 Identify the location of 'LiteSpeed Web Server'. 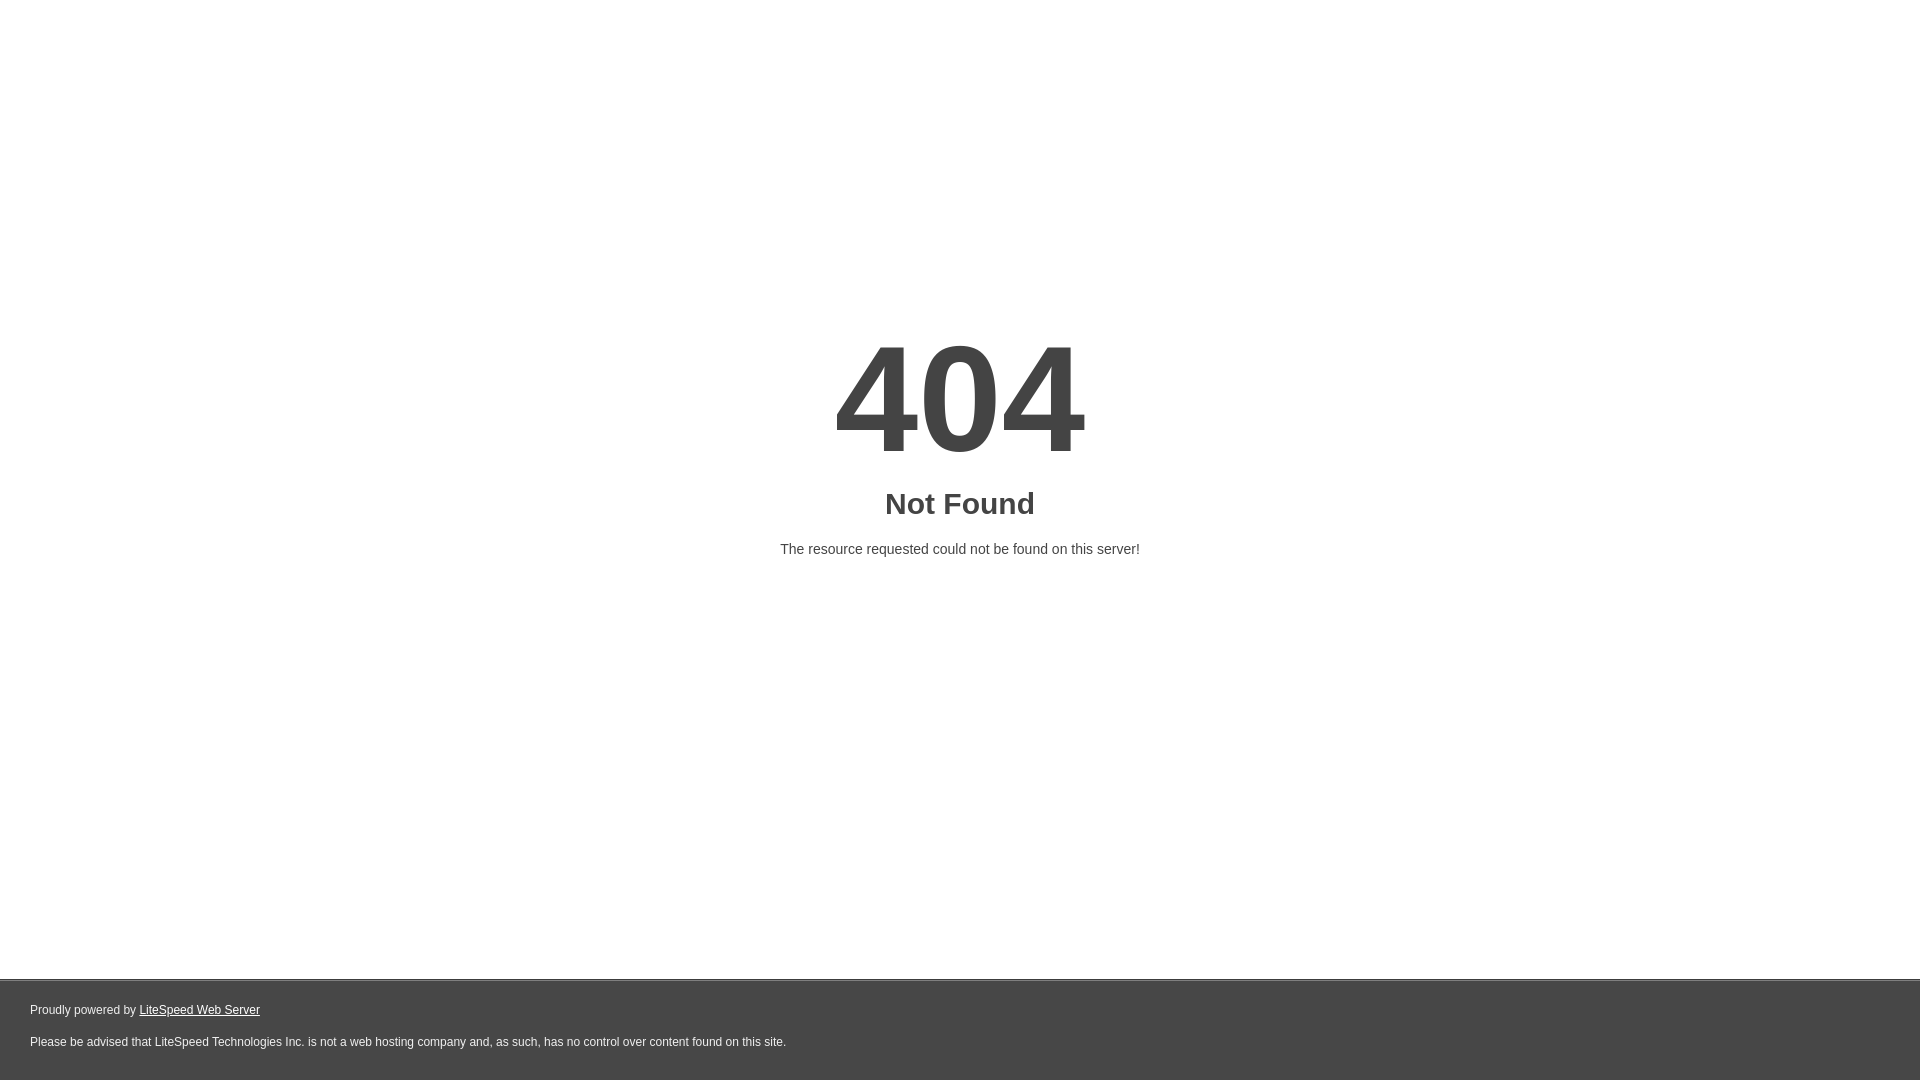
(199, 1010).